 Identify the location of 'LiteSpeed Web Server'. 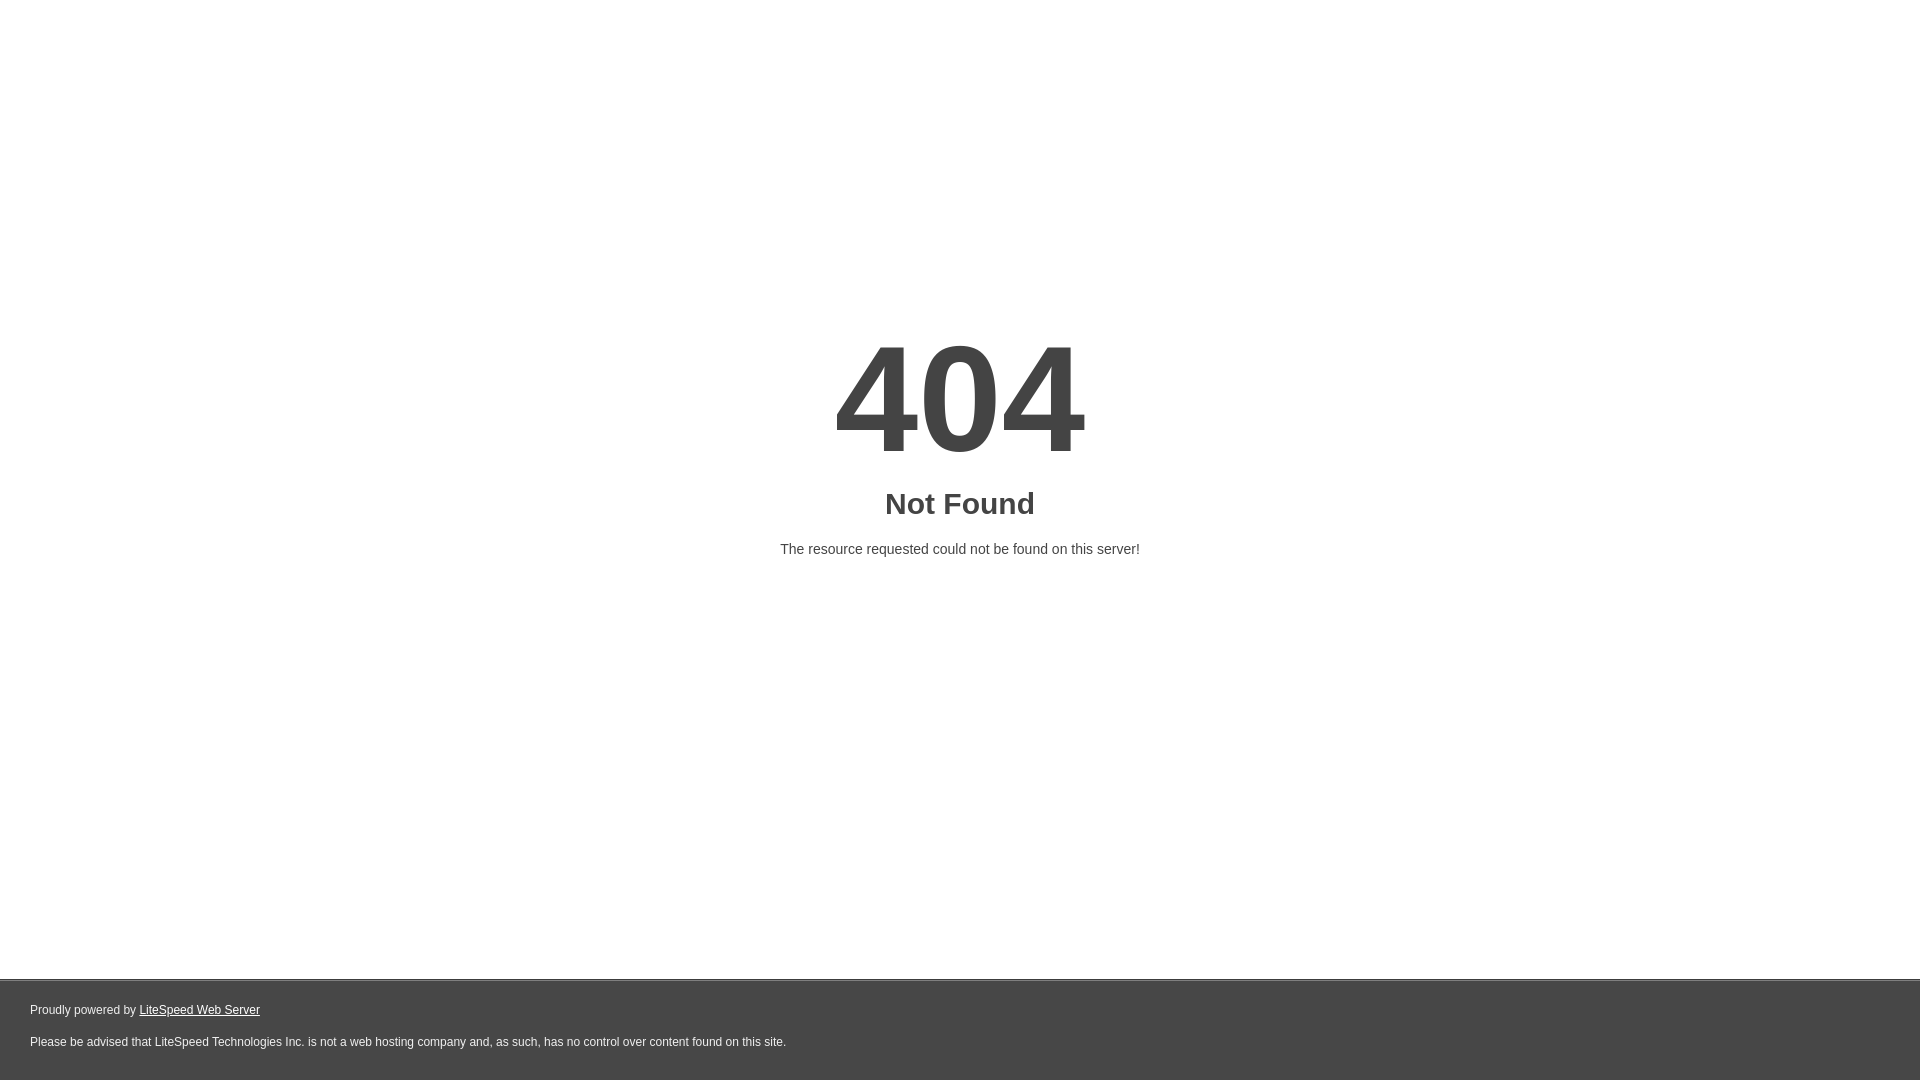
(199, 1010).